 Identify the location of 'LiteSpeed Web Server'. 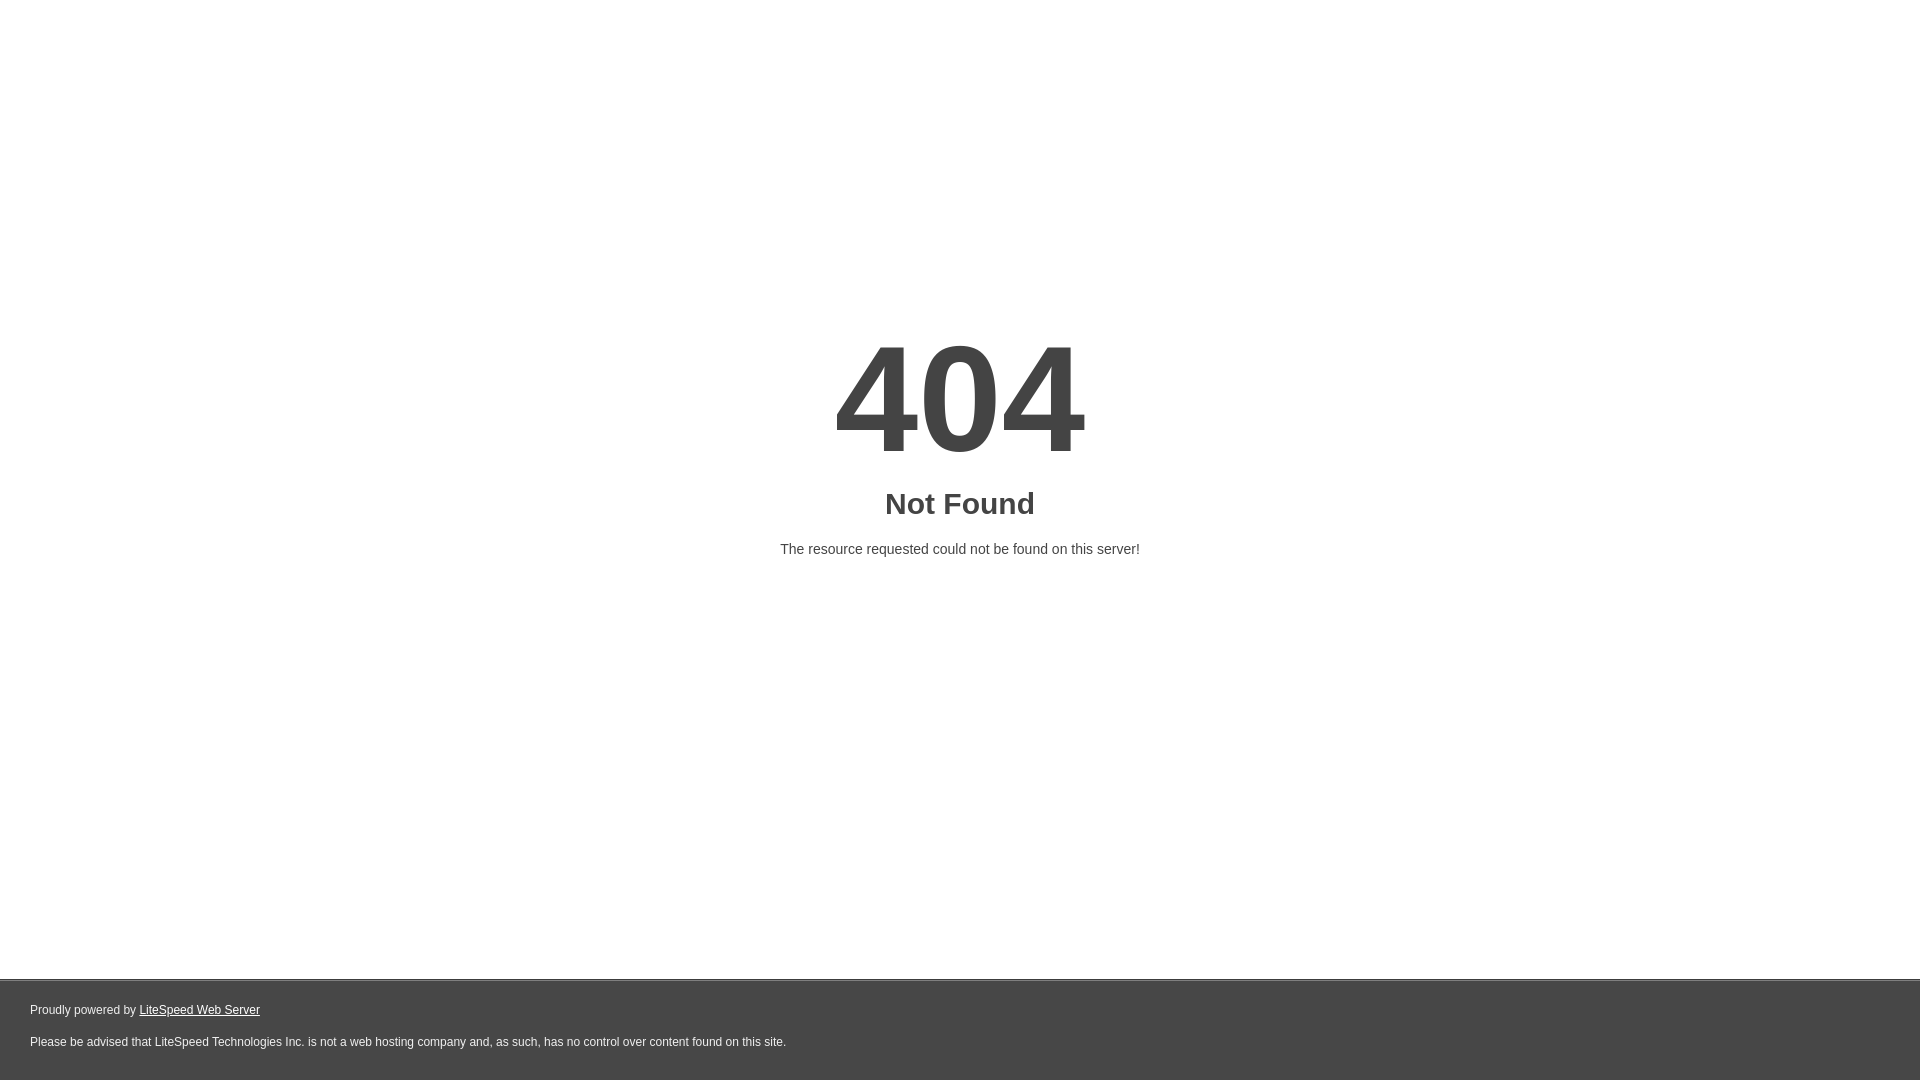
(199, 1010).